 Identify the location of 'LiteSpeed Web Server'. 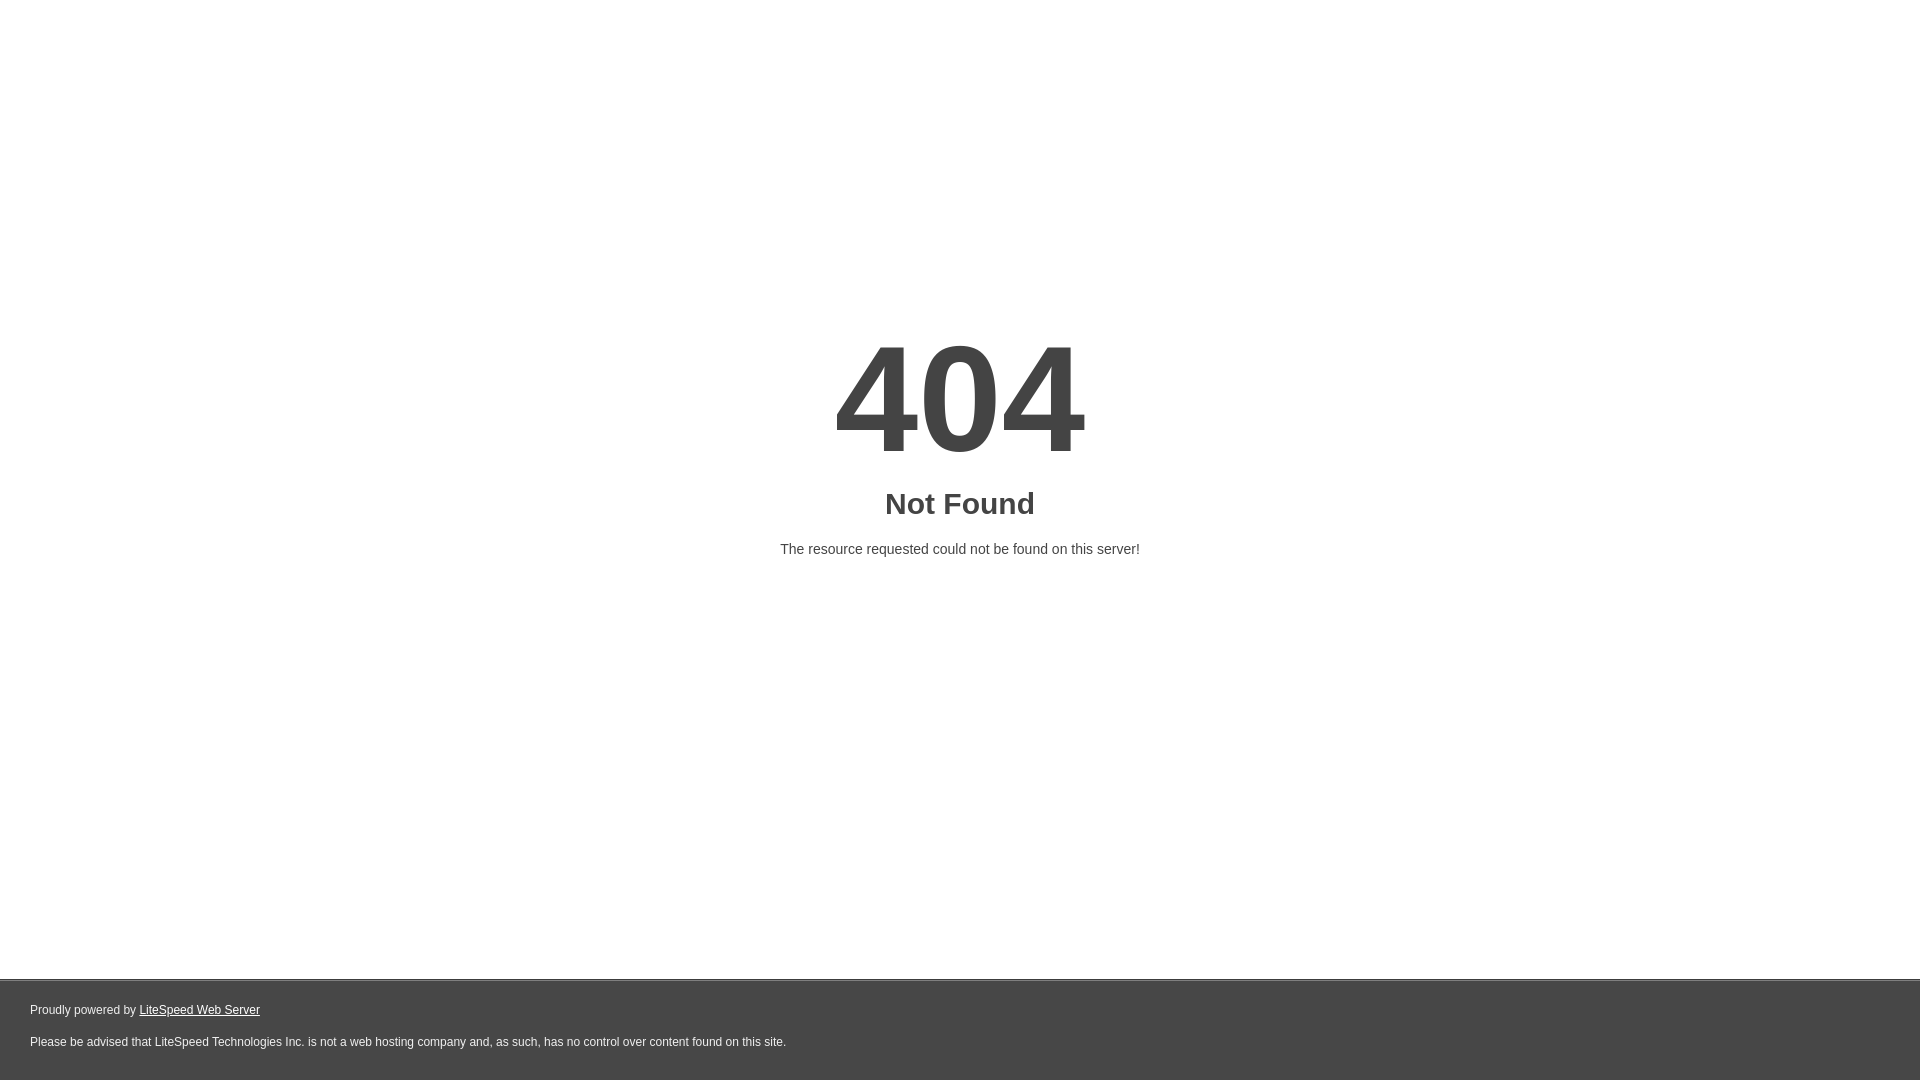
(199, 1010).